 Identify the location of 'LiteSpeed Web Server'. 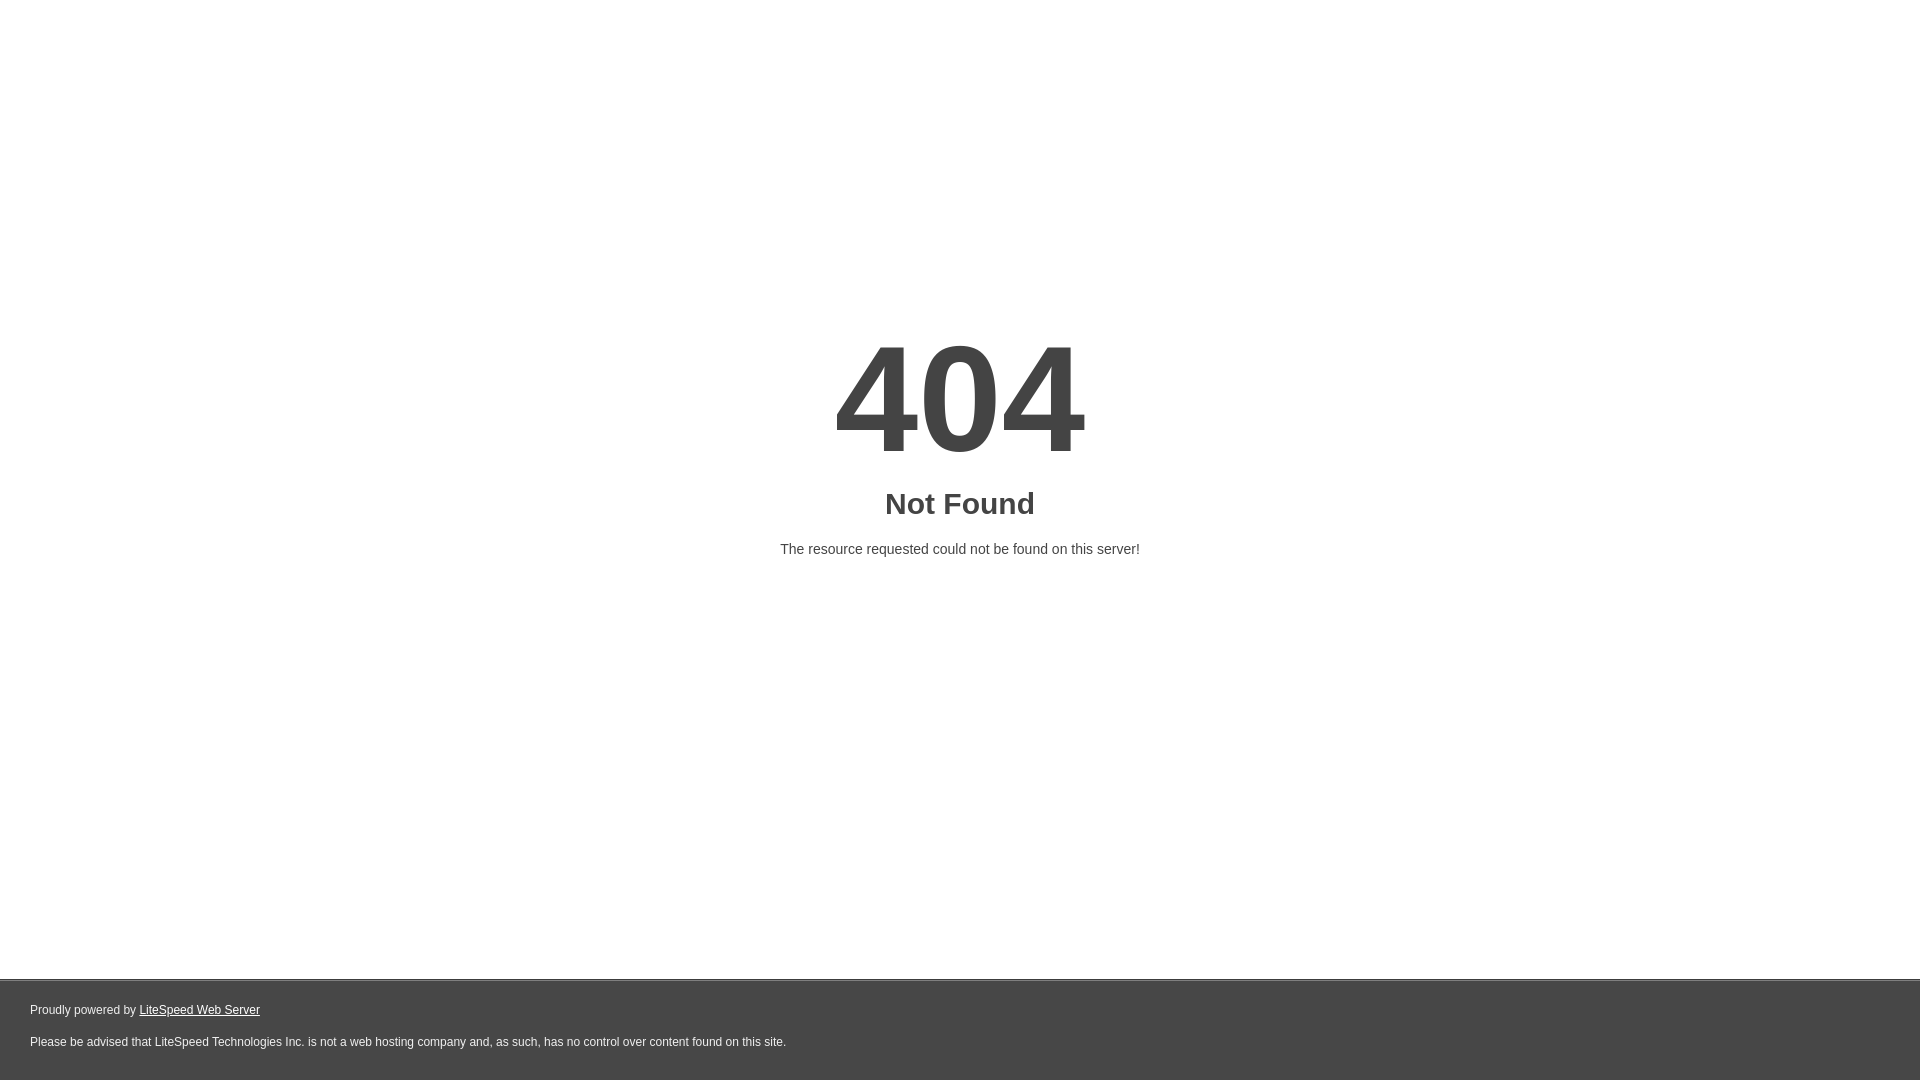
(199, 1010).